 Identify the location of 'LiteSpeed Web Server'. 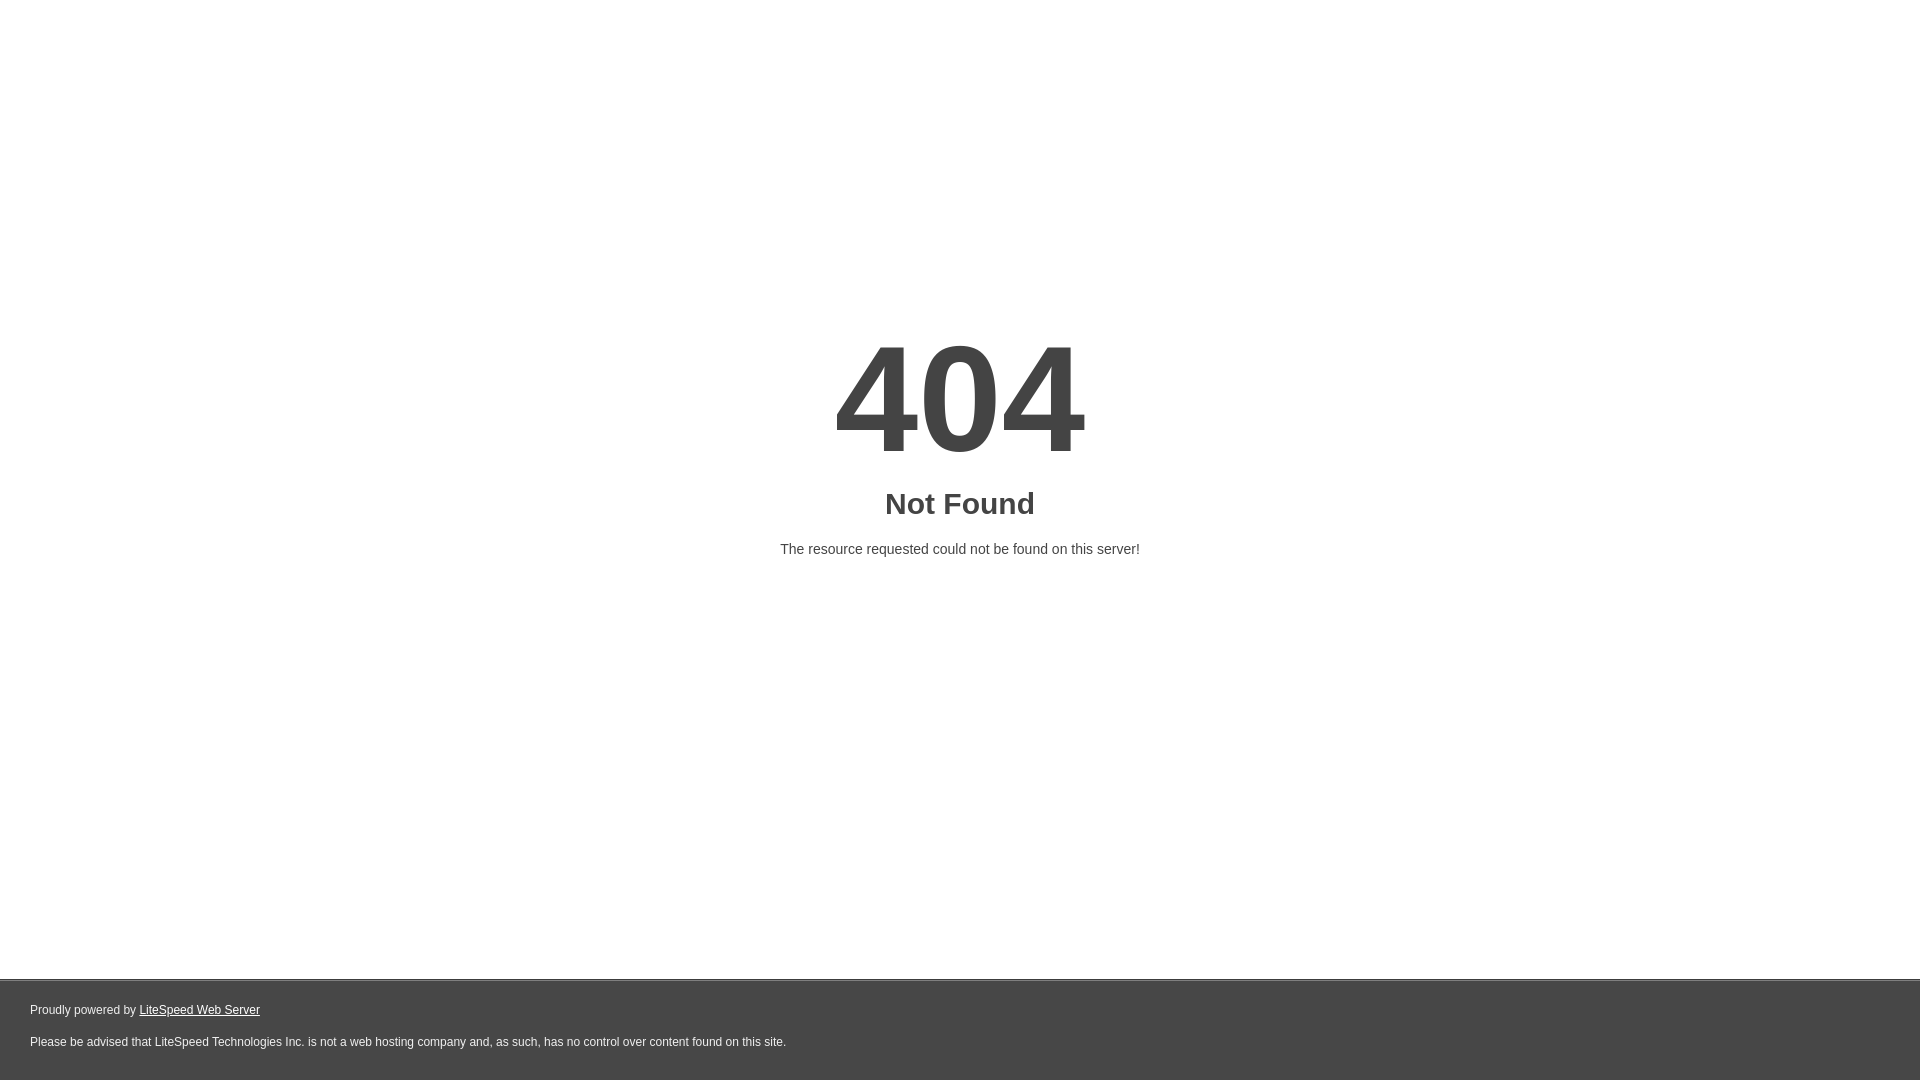
(199, 1010).